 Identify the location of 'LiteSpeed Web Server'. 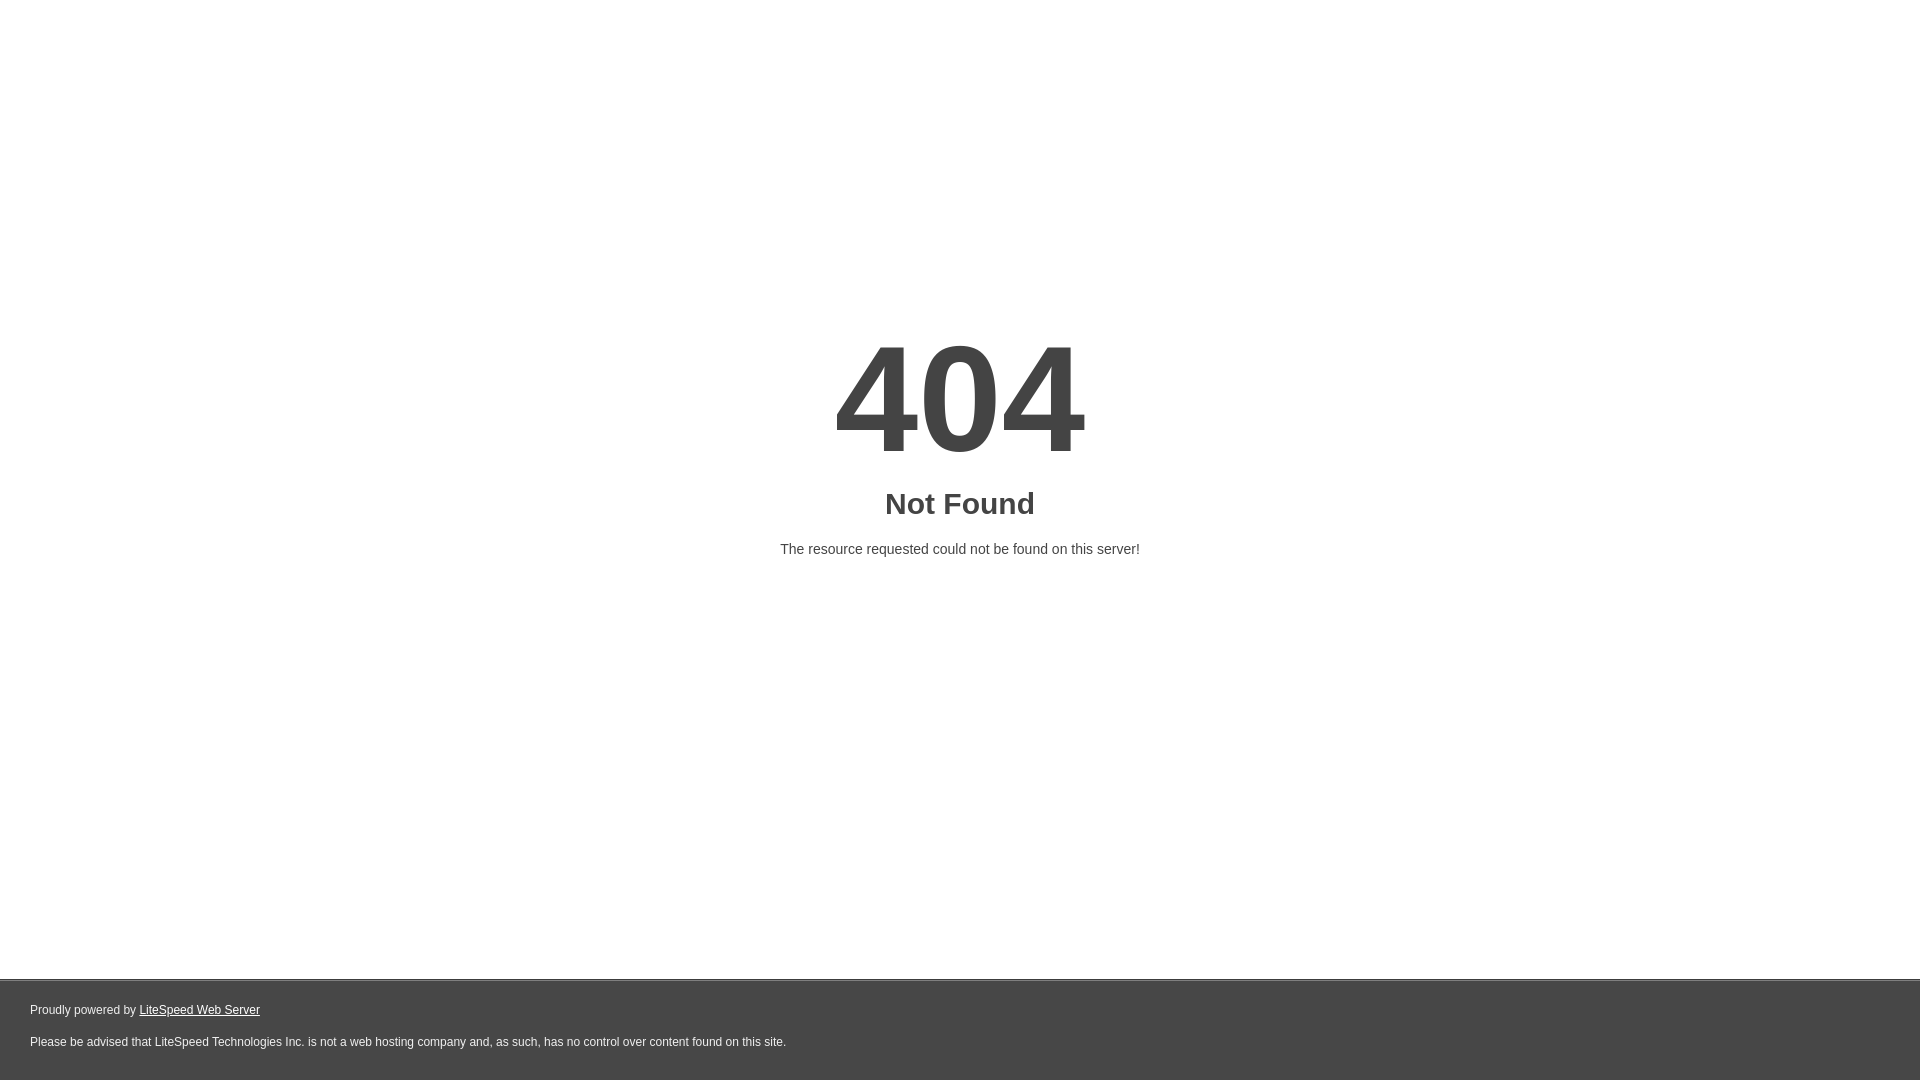
(199, 1010).